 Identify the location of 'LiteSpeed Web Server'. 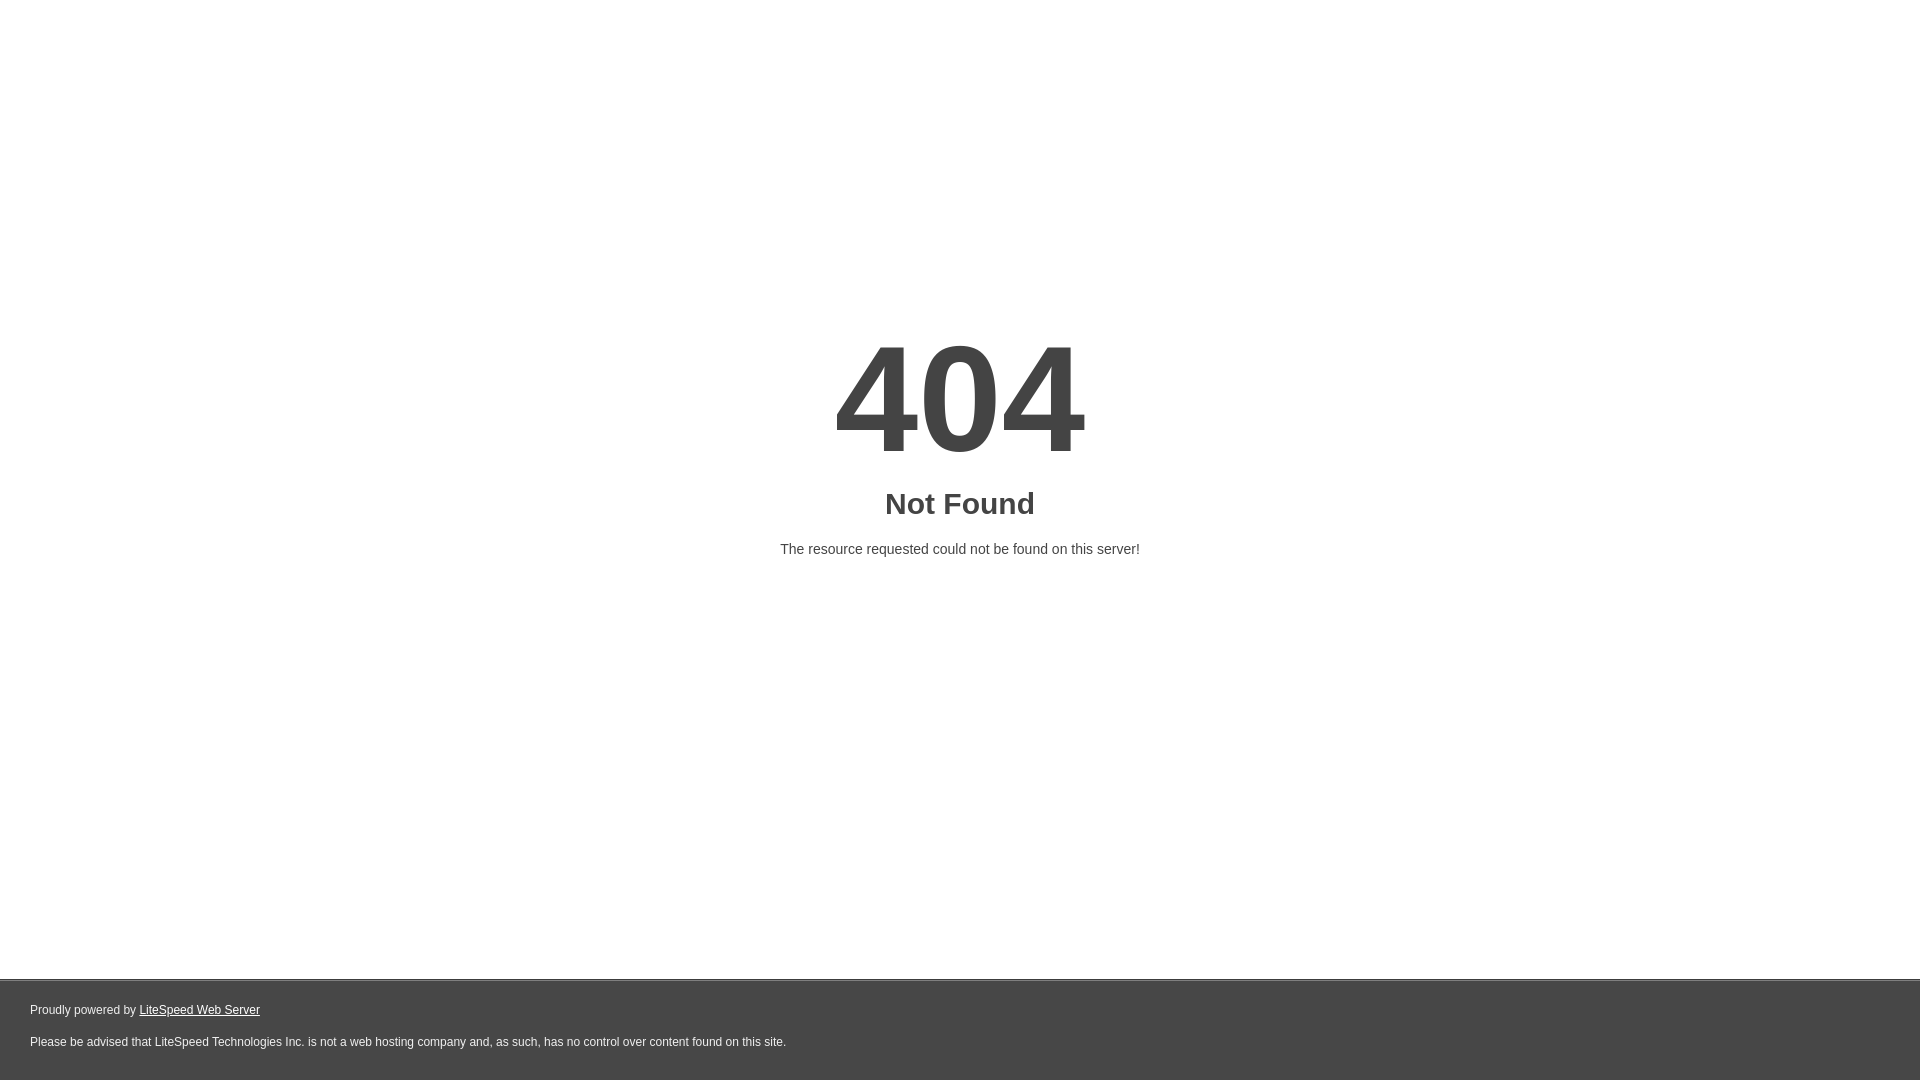
(199, 1010).